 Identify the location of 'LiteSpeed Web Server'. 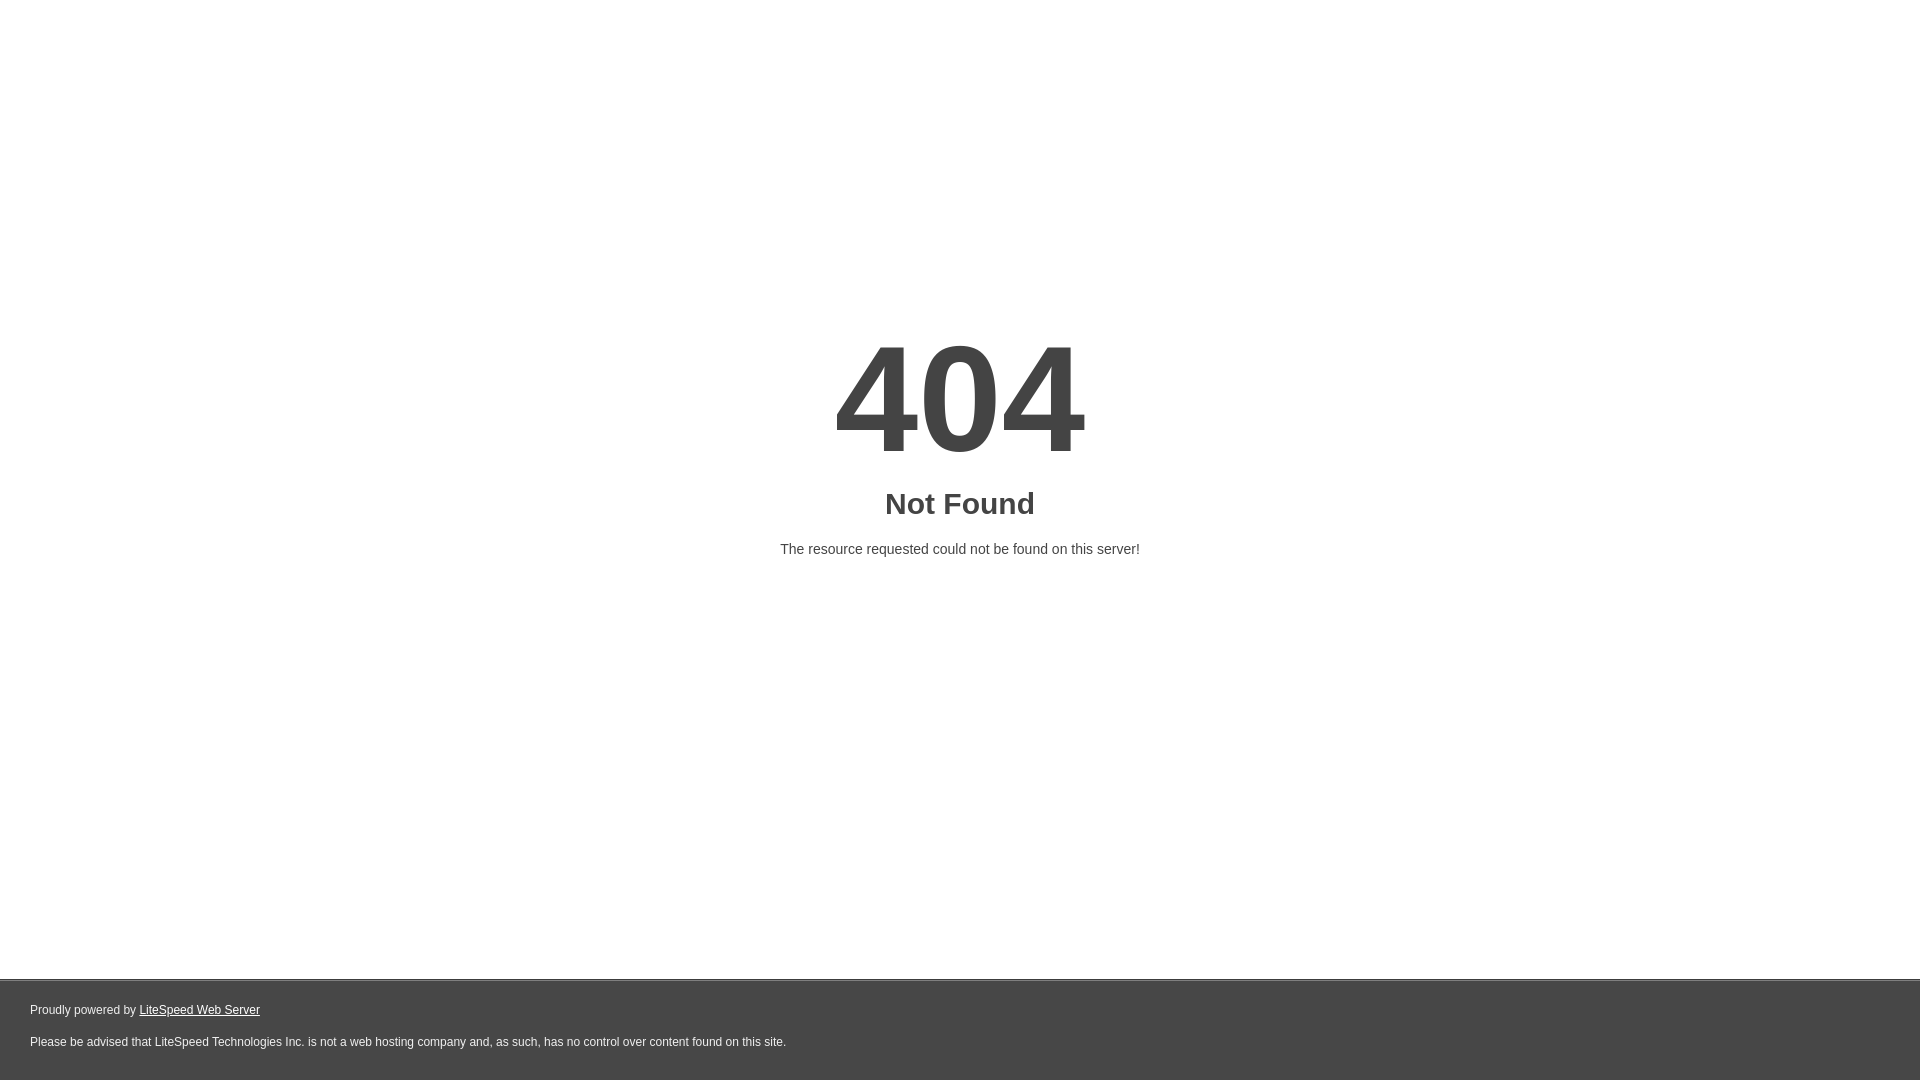
(199, 1010).